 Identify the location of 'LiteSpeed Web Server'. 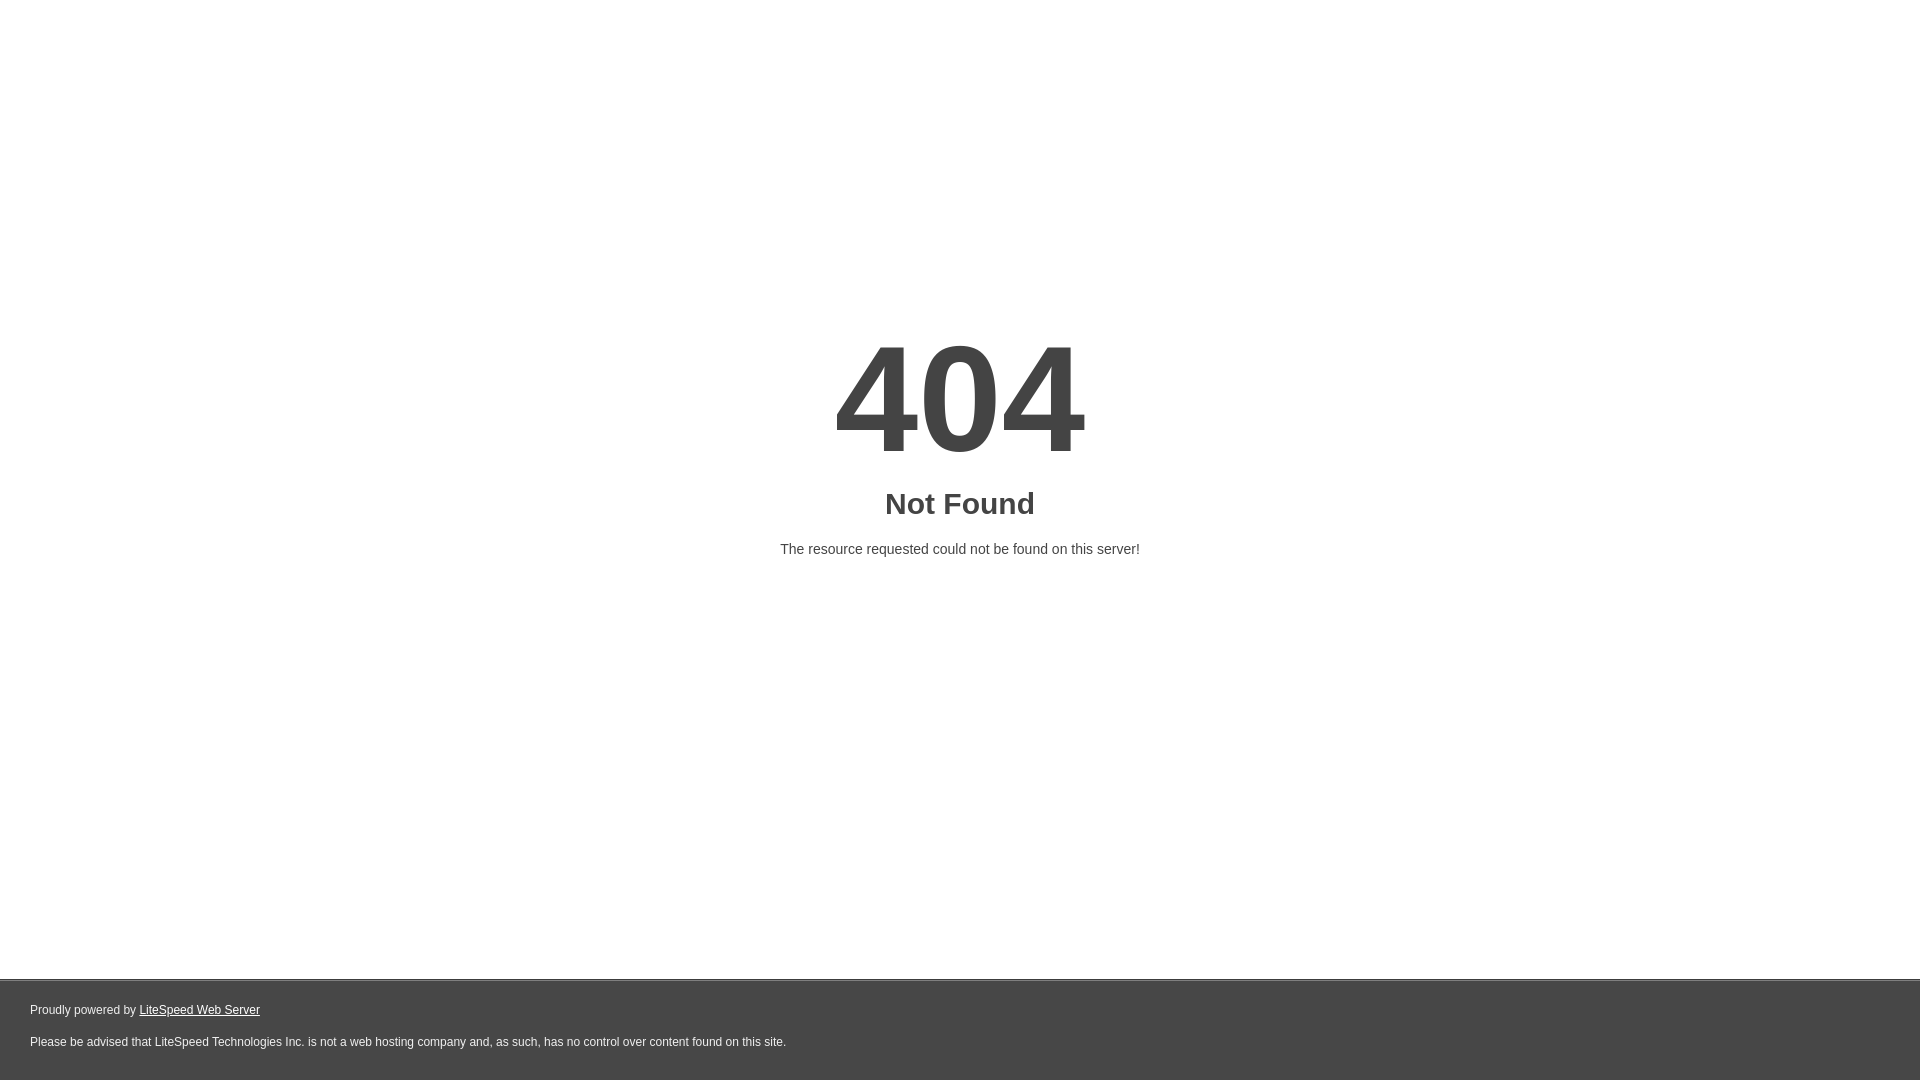
(199, 1010).